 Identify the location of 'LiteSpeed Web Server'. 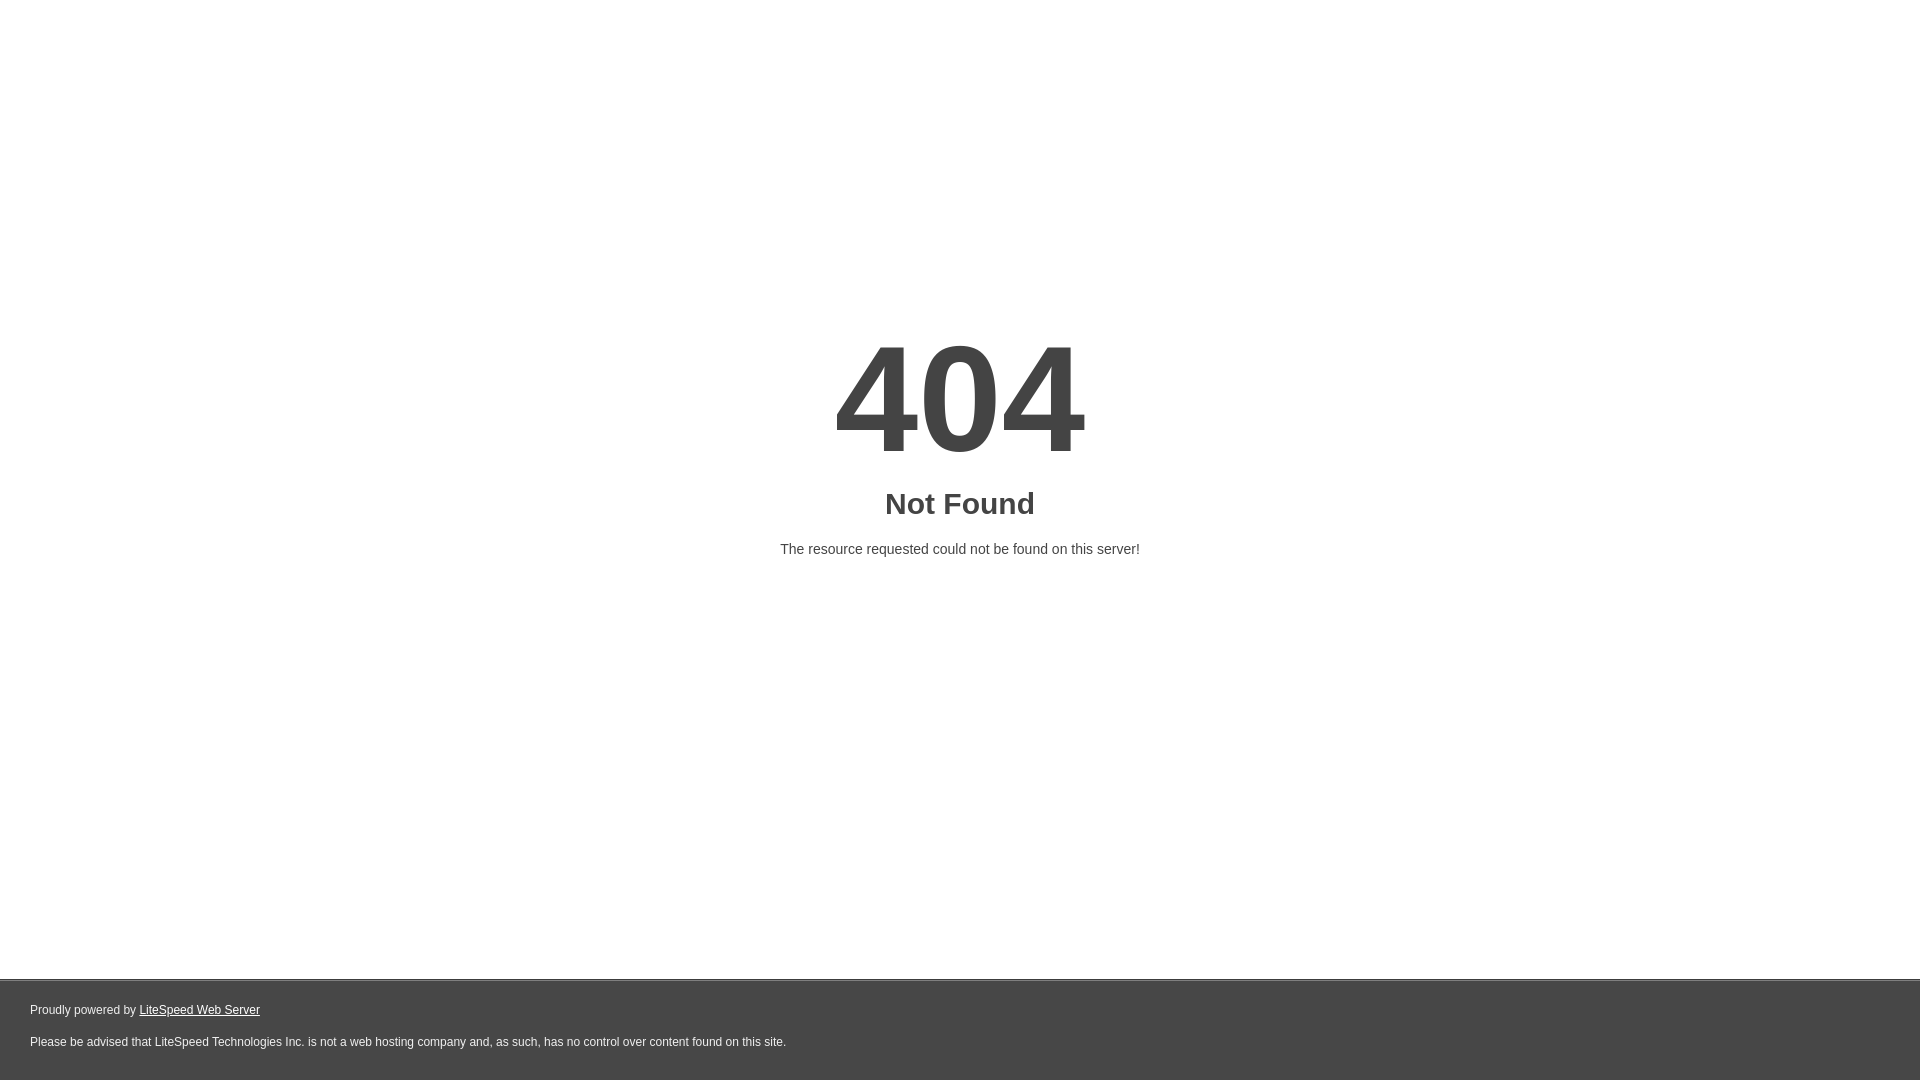
(199, 1010).